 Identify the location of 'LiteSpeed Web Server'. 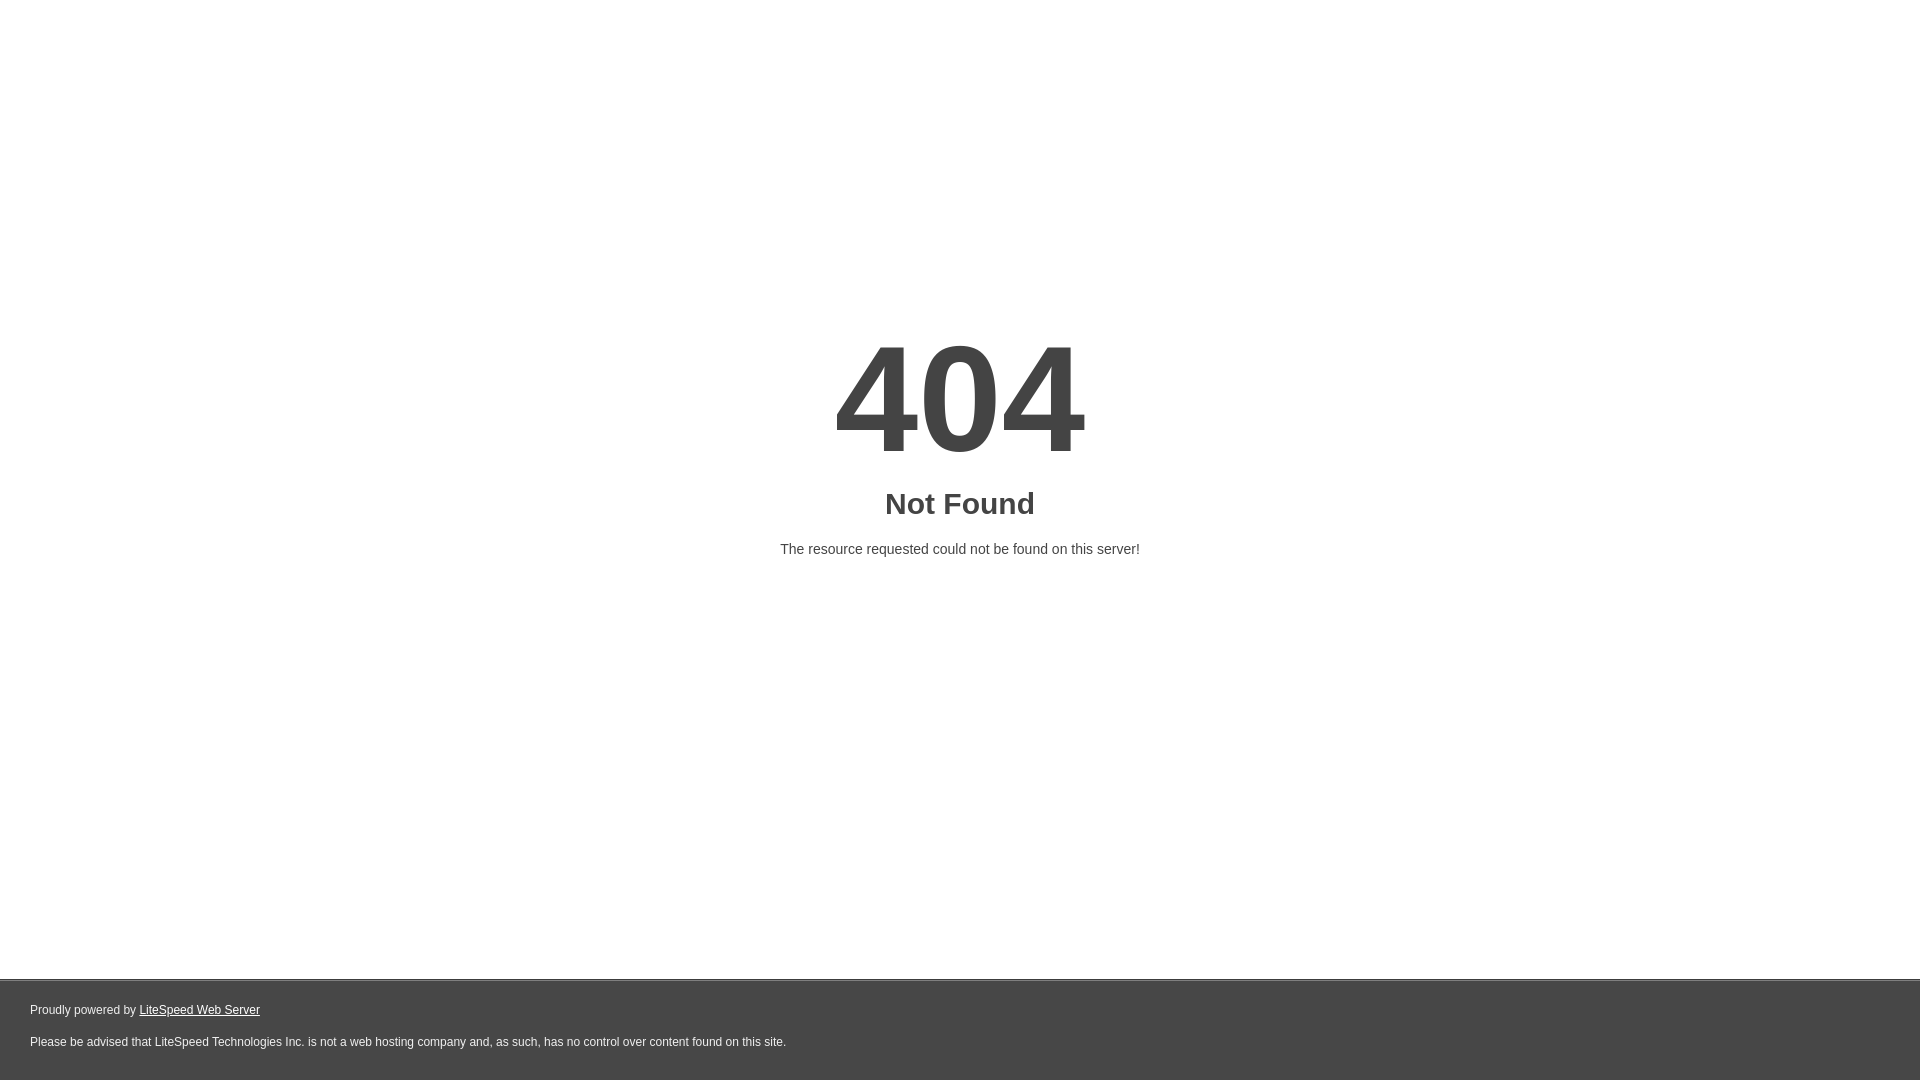
(199, 1010).